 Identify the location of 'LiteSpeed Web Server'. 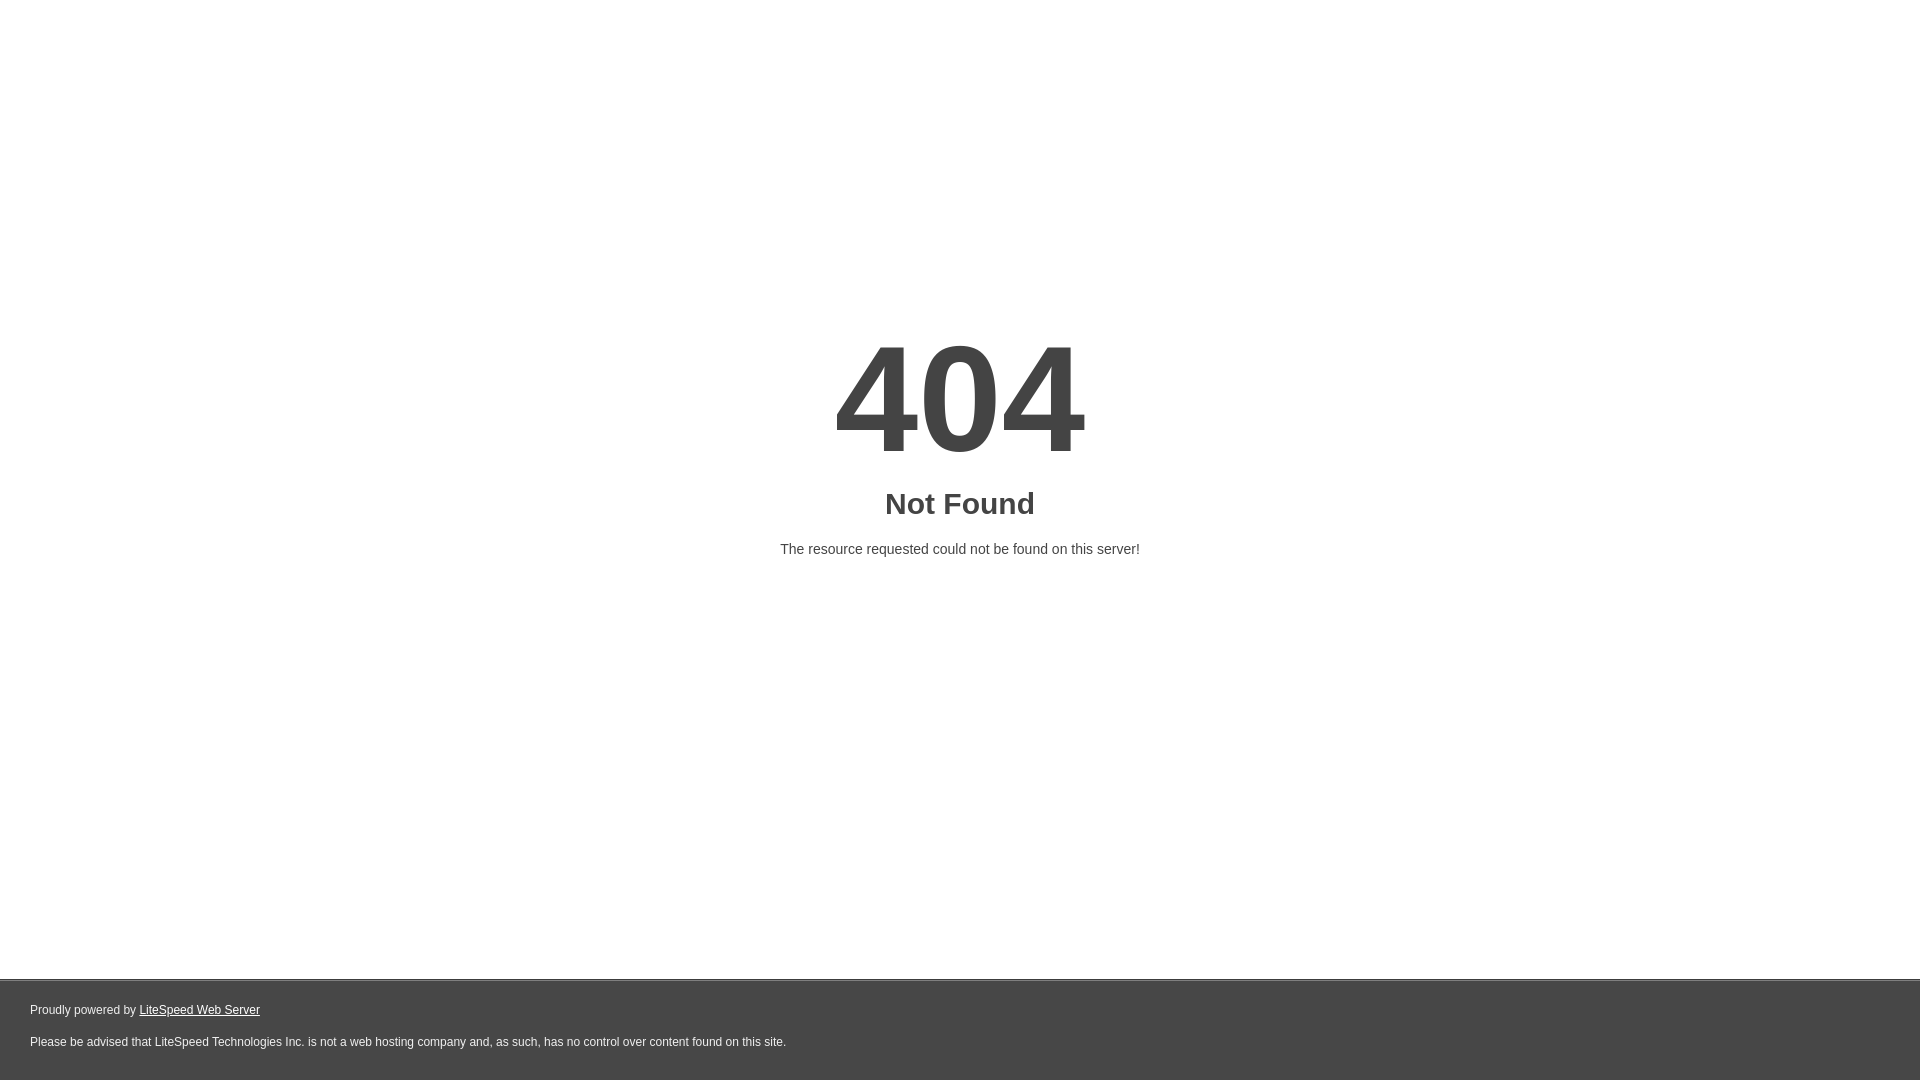
(199, 1010).